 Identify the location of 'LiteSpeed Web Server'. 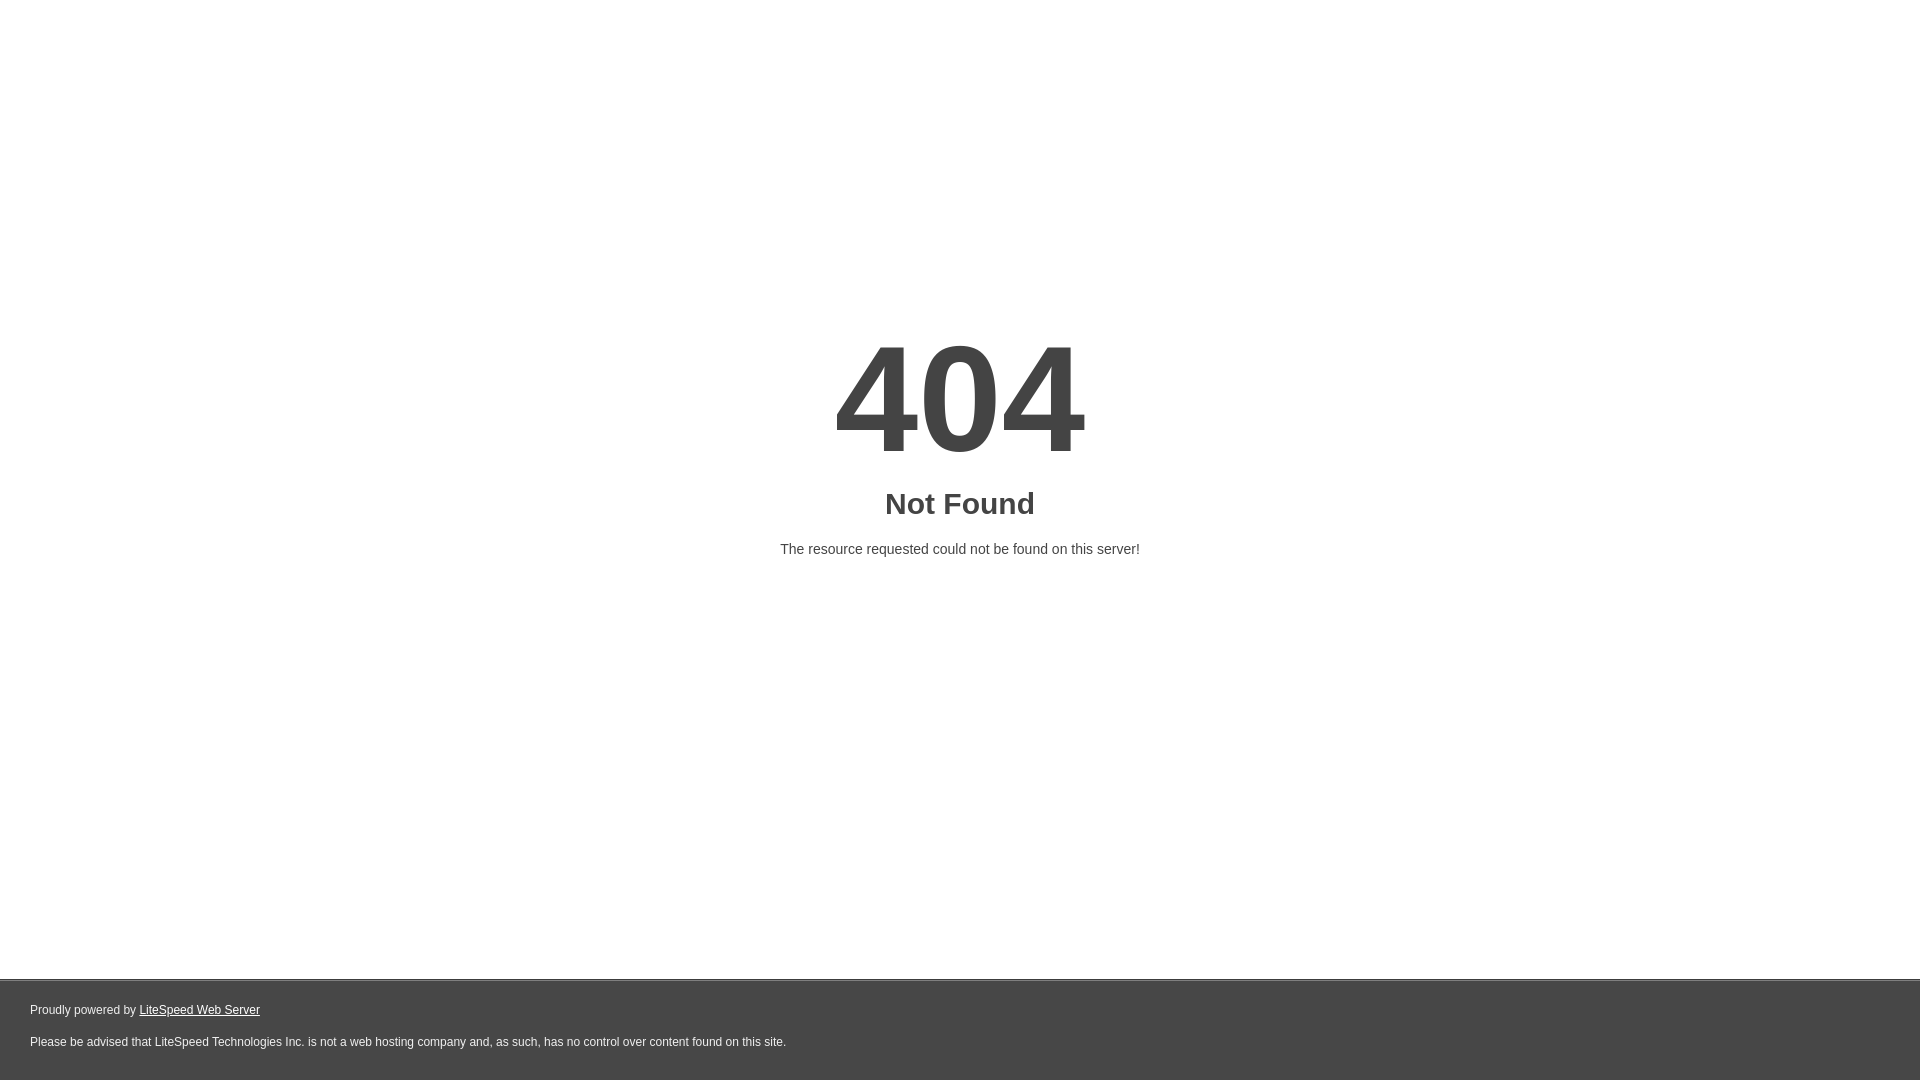
(199, 1010).